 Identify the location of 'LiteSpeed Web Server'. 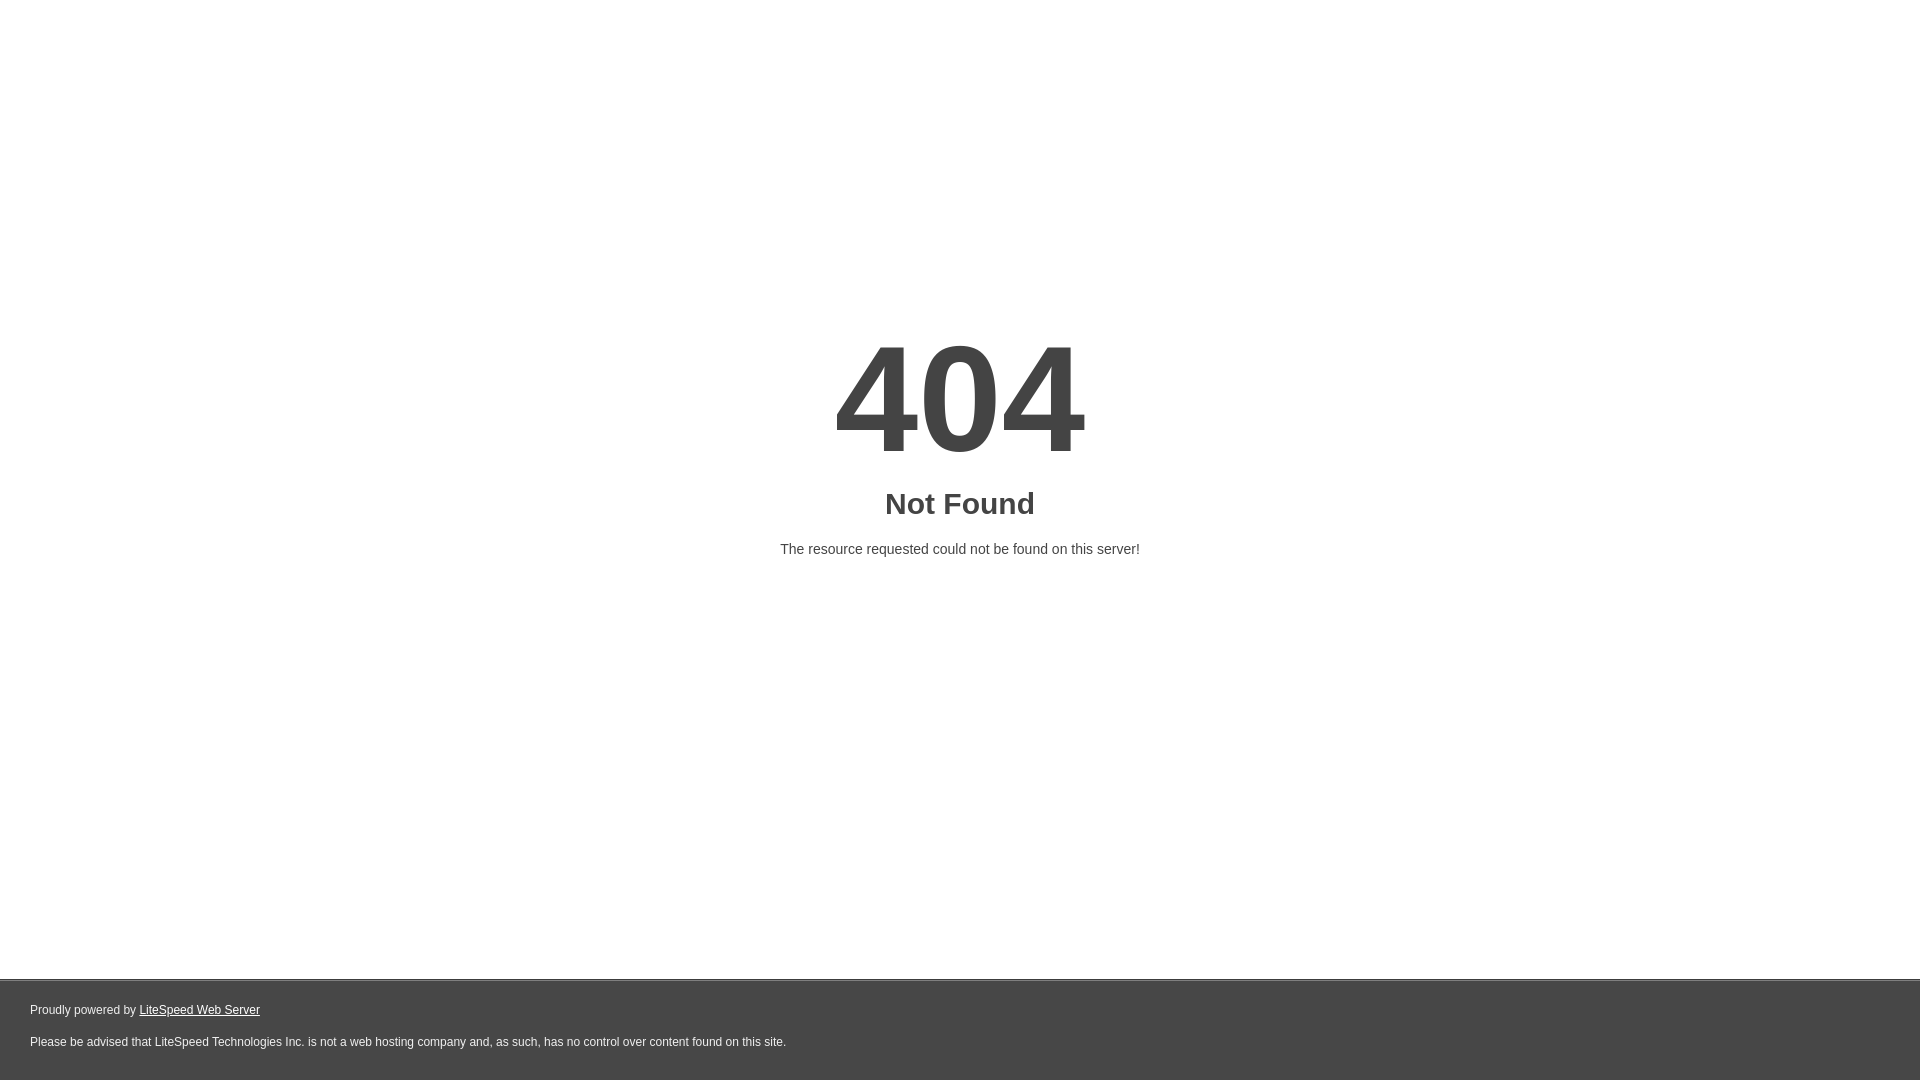
(199, 1010).